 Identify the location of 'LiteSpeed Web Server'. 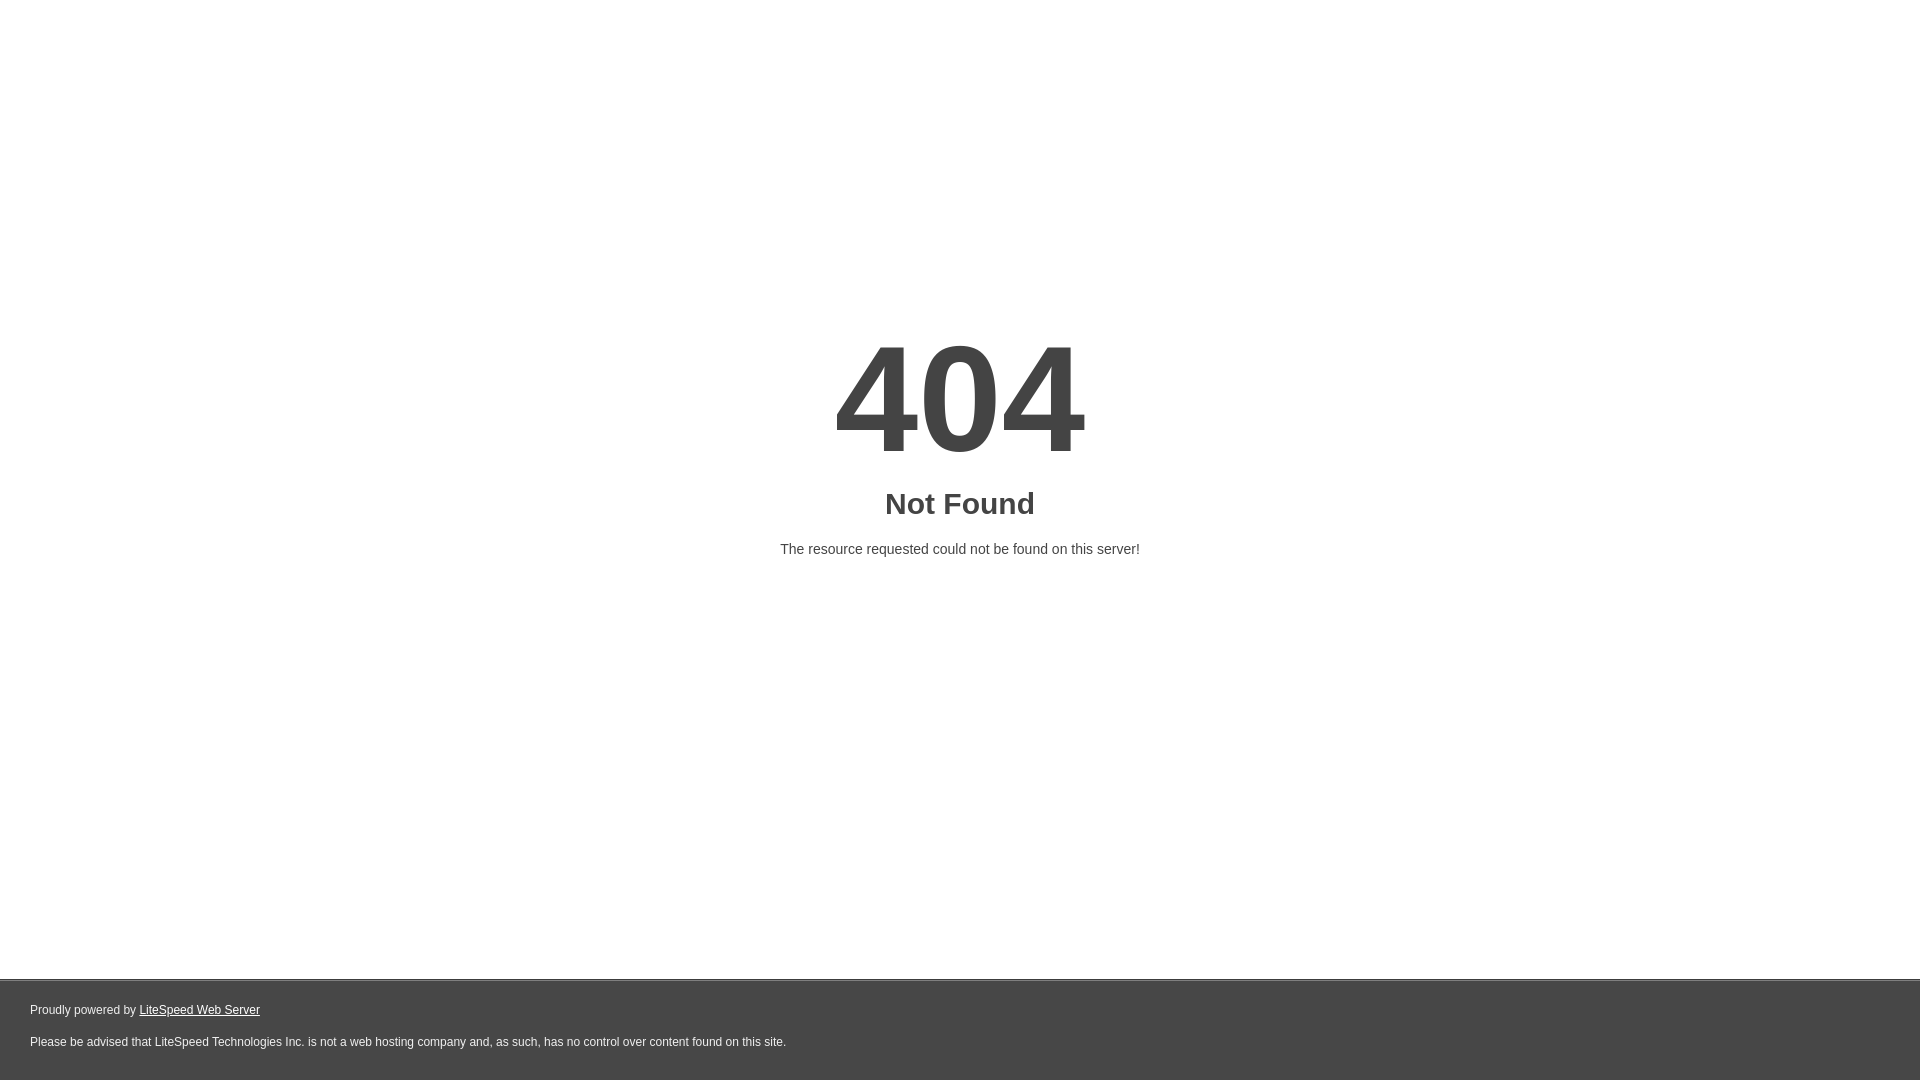
(199, 1010).